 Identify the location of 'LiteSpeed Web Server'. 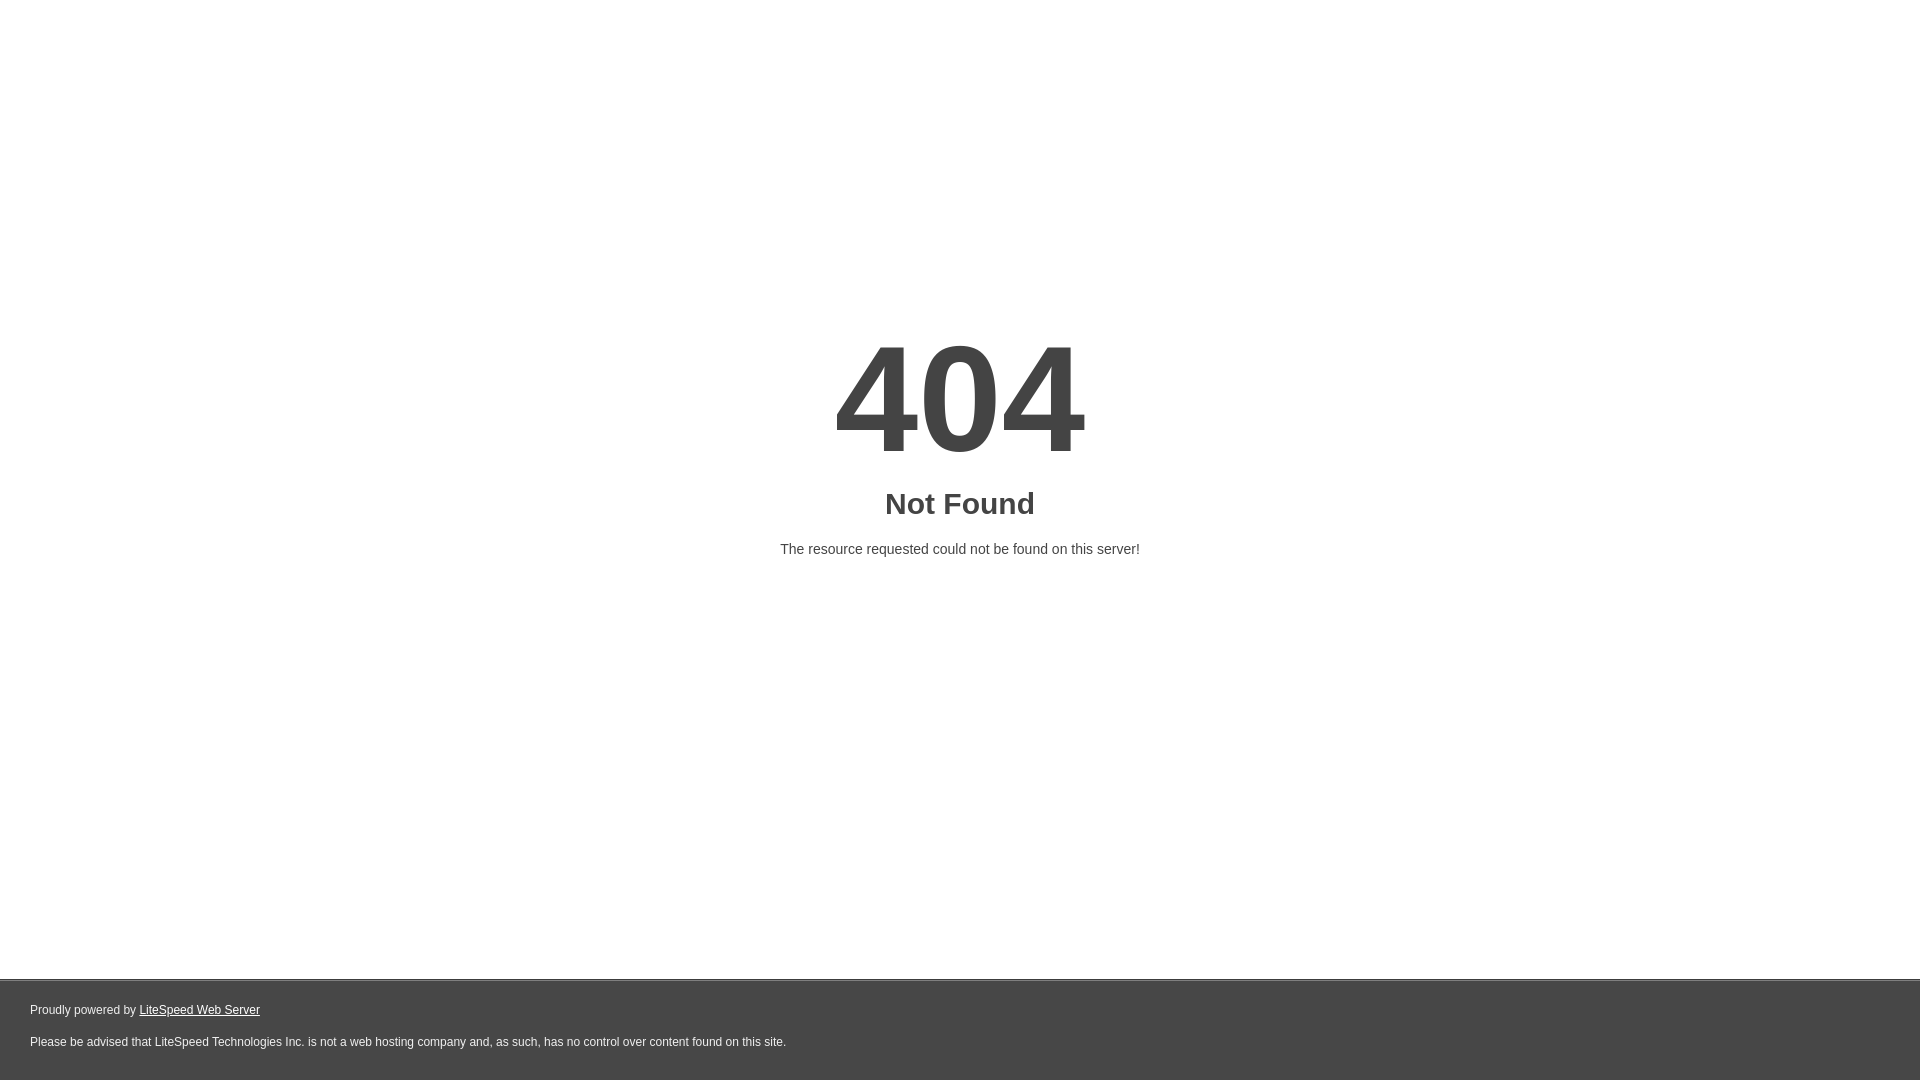
(199, 1010).